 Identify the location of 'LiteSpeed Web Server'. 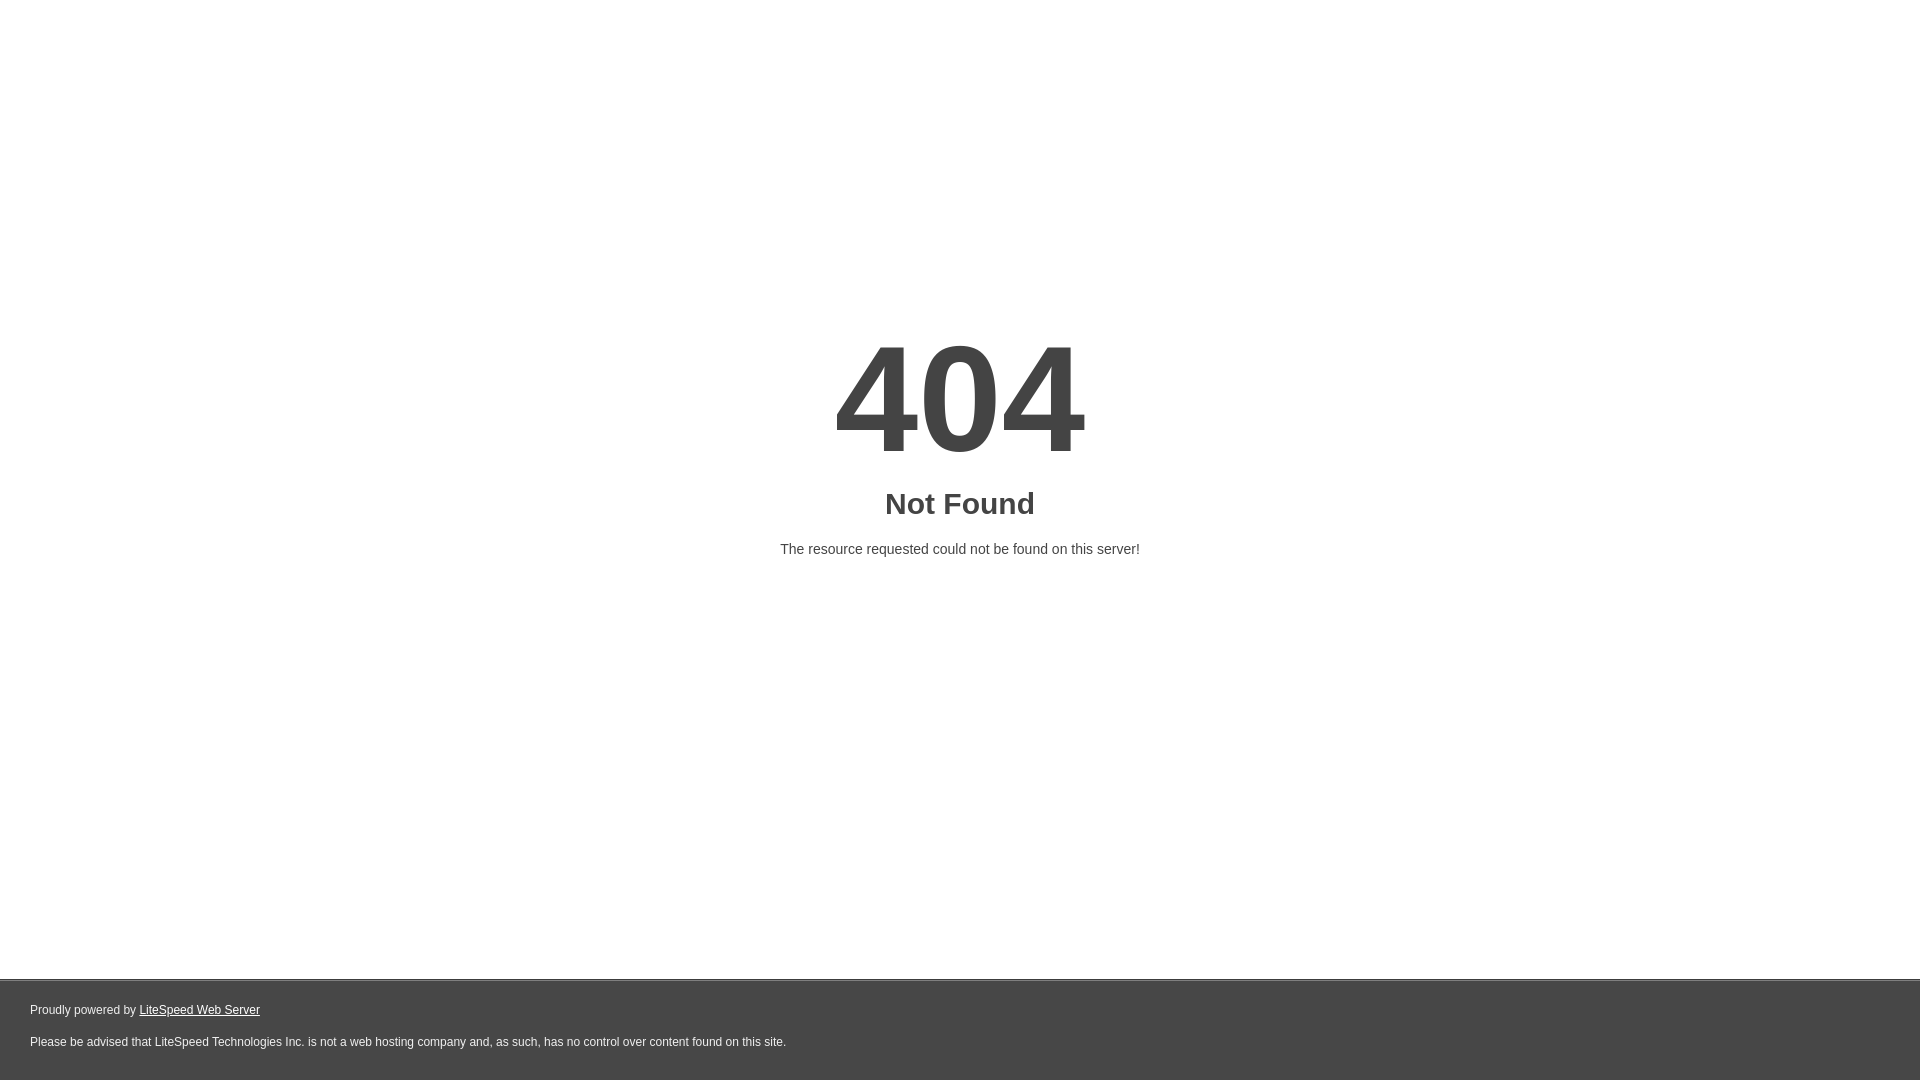
(199, 1010).